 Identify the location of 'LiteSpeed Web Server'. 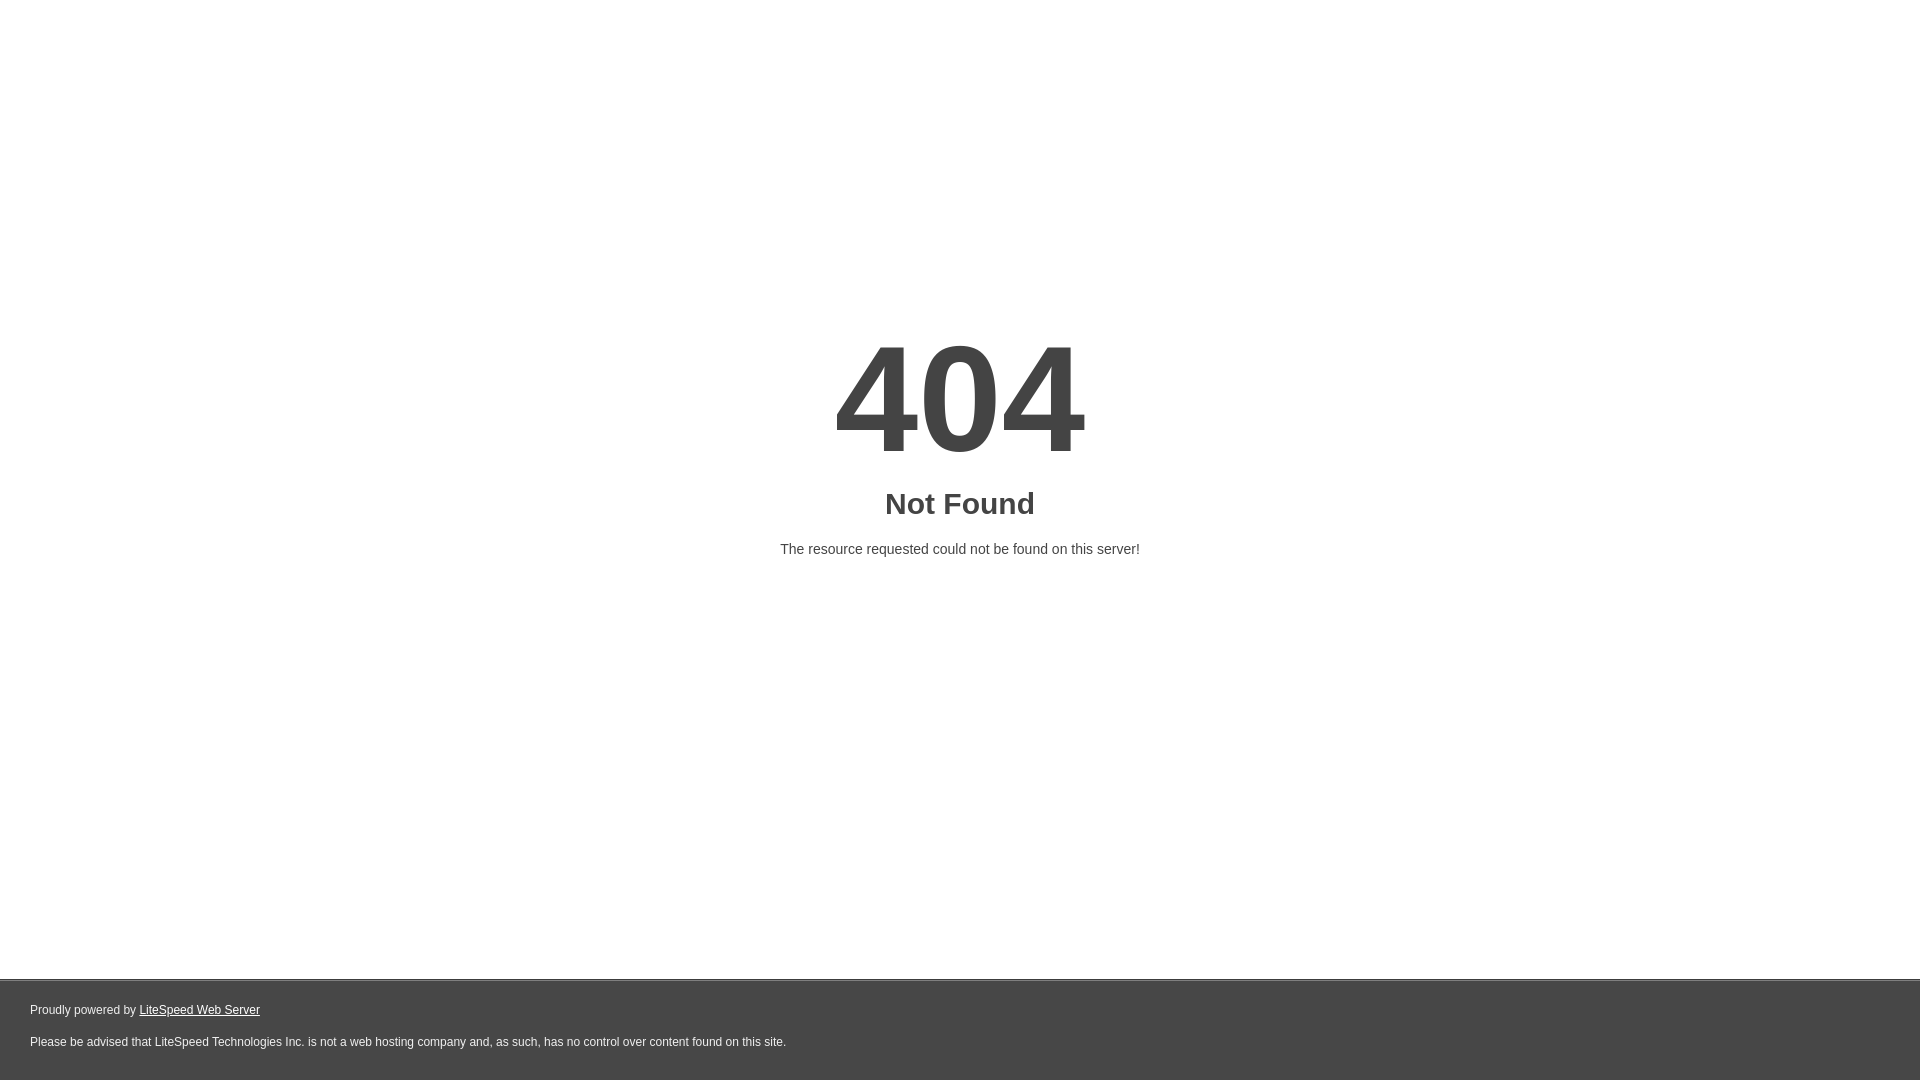
(199, 1010).